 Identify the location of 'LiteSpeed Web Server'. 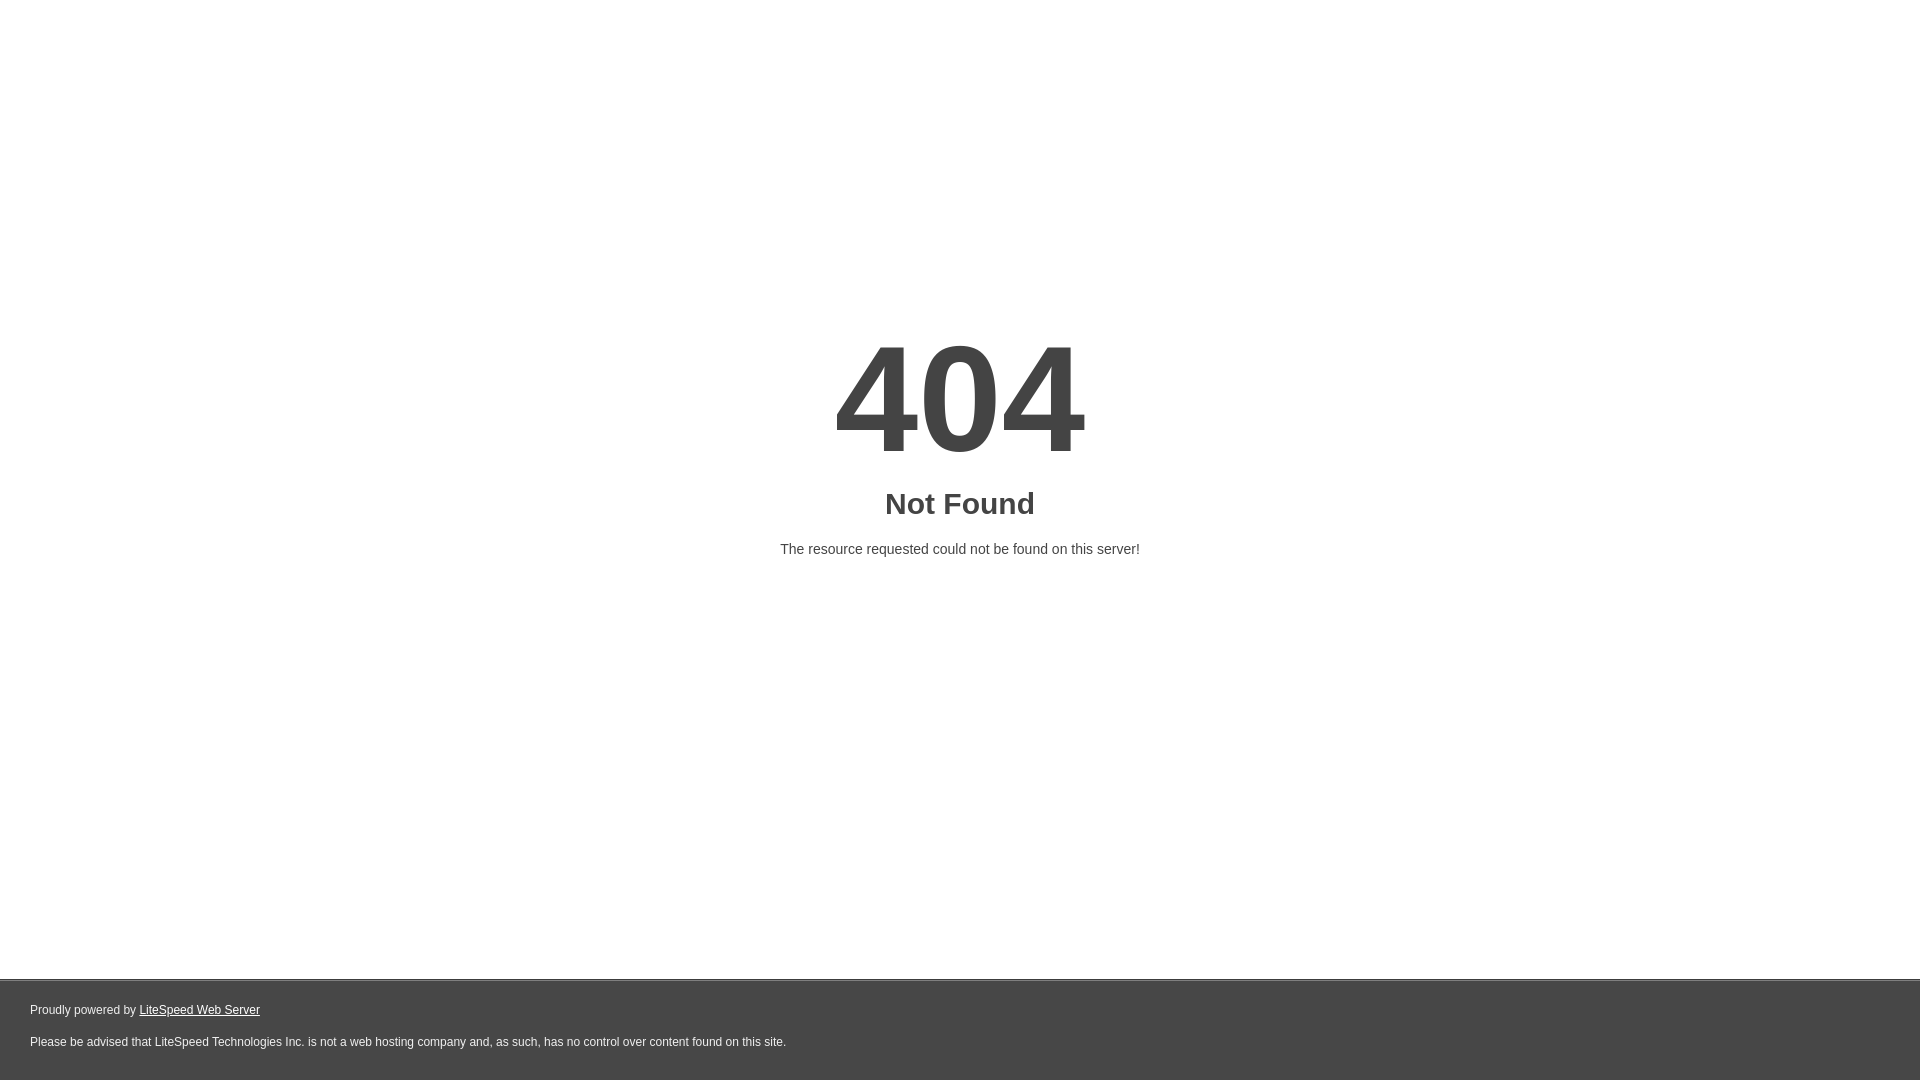
(199, 1010).